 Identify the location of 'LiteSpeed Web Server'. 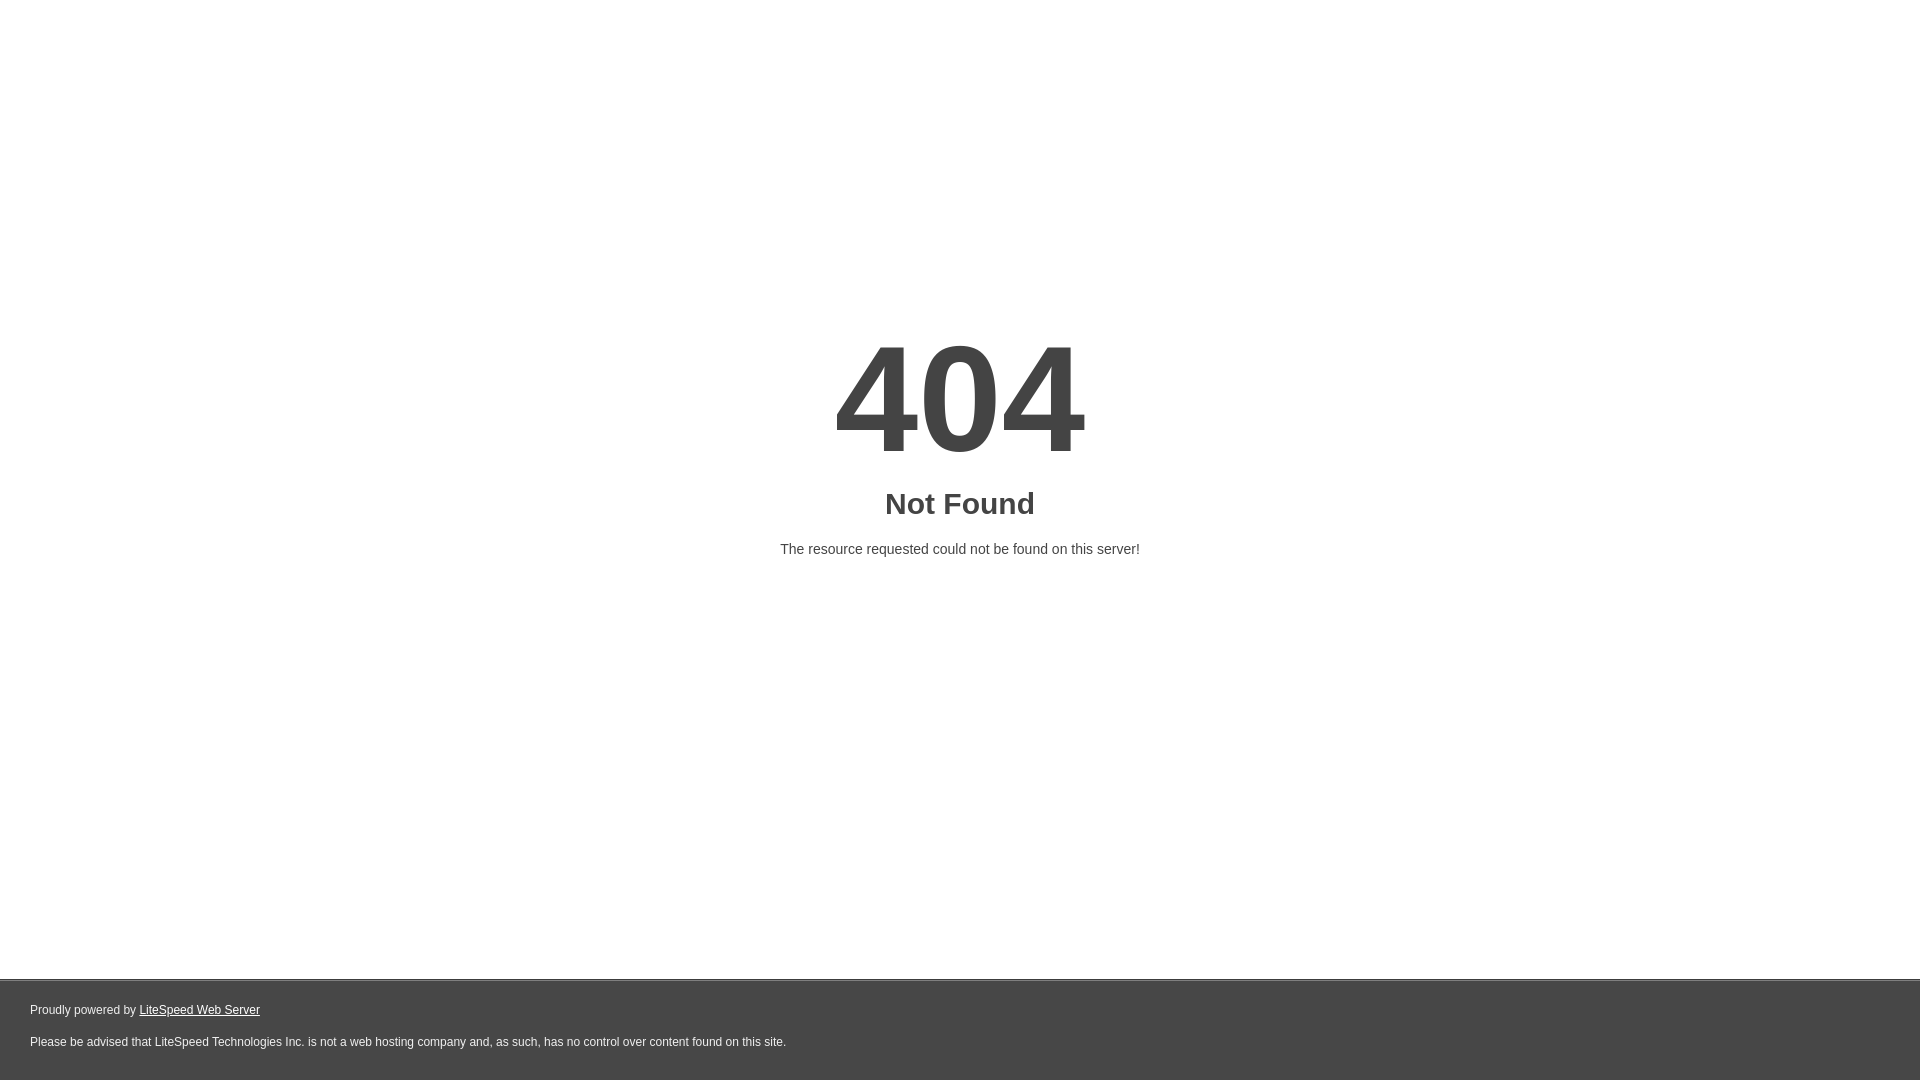
(199, 1010).